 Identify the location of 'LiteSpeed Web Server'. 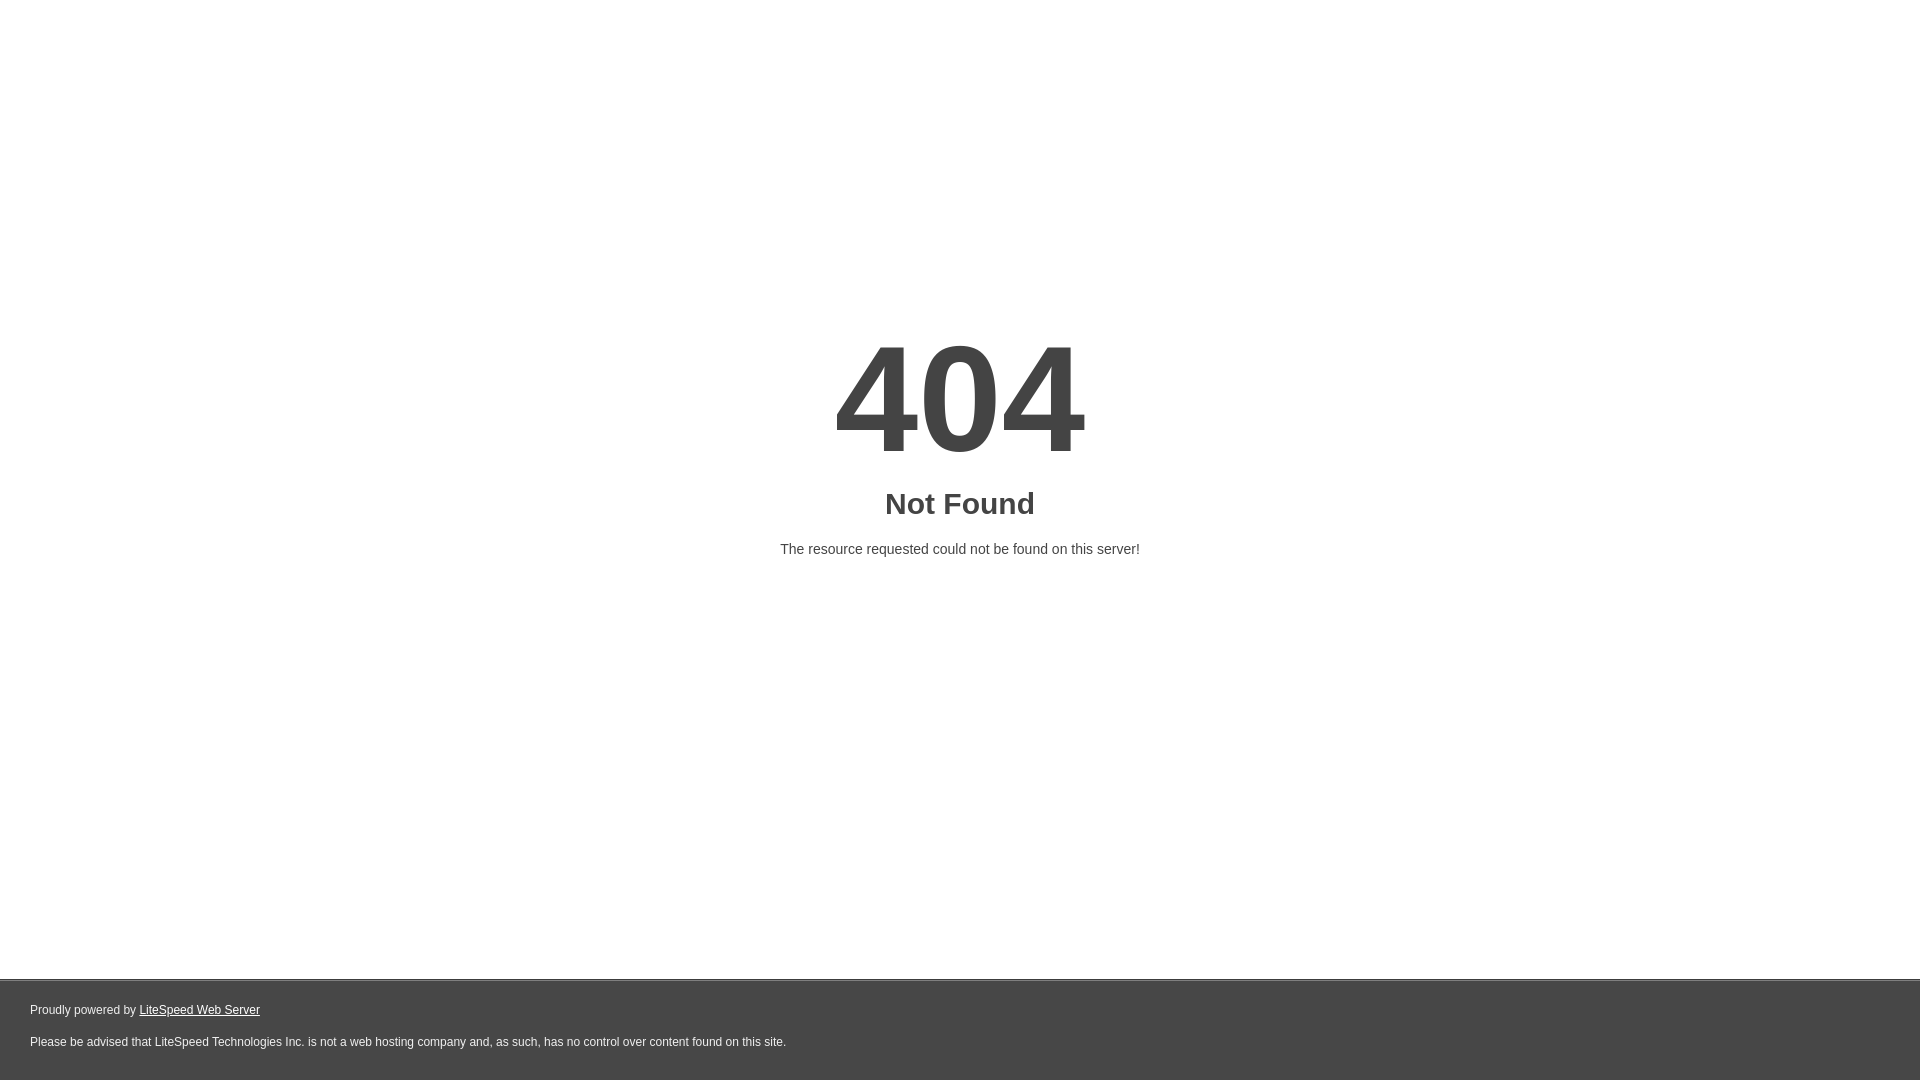
(199, 1010).